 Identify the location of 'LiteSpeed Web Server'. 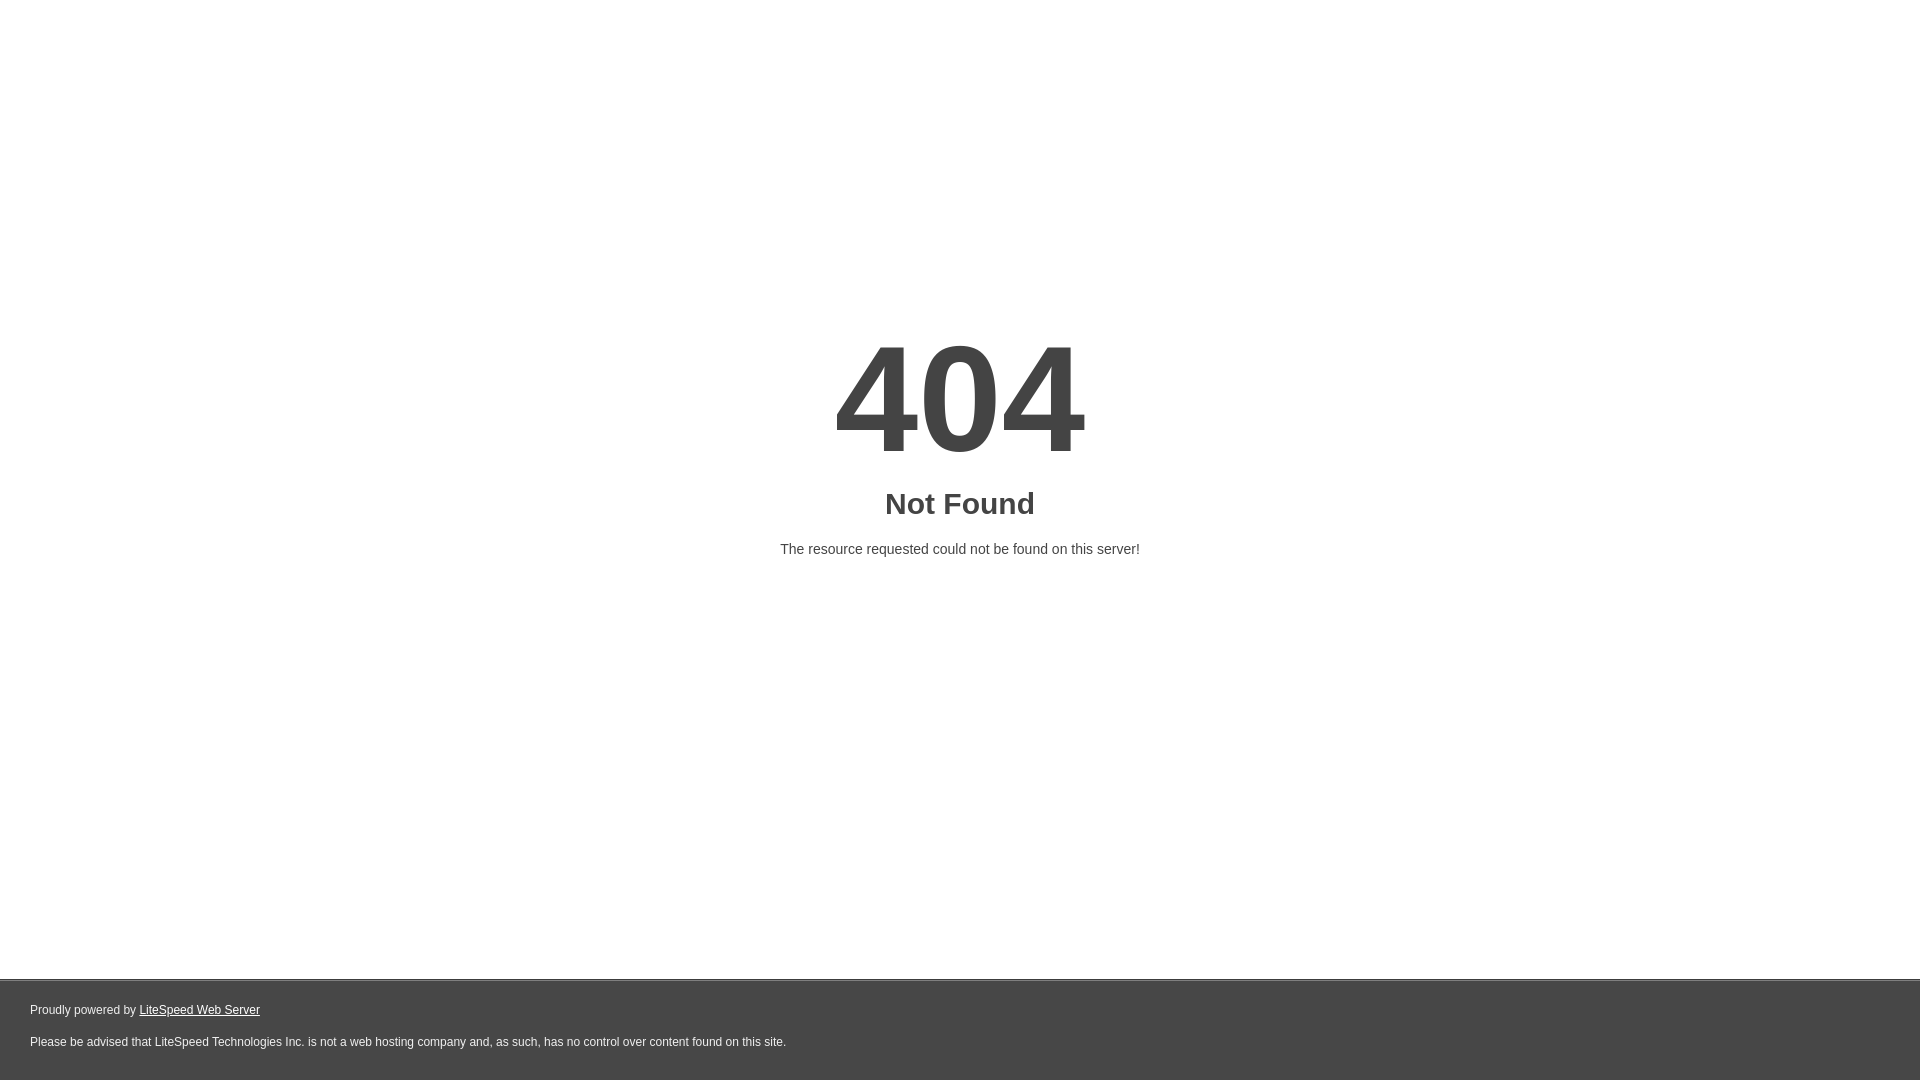
(199, 1010).